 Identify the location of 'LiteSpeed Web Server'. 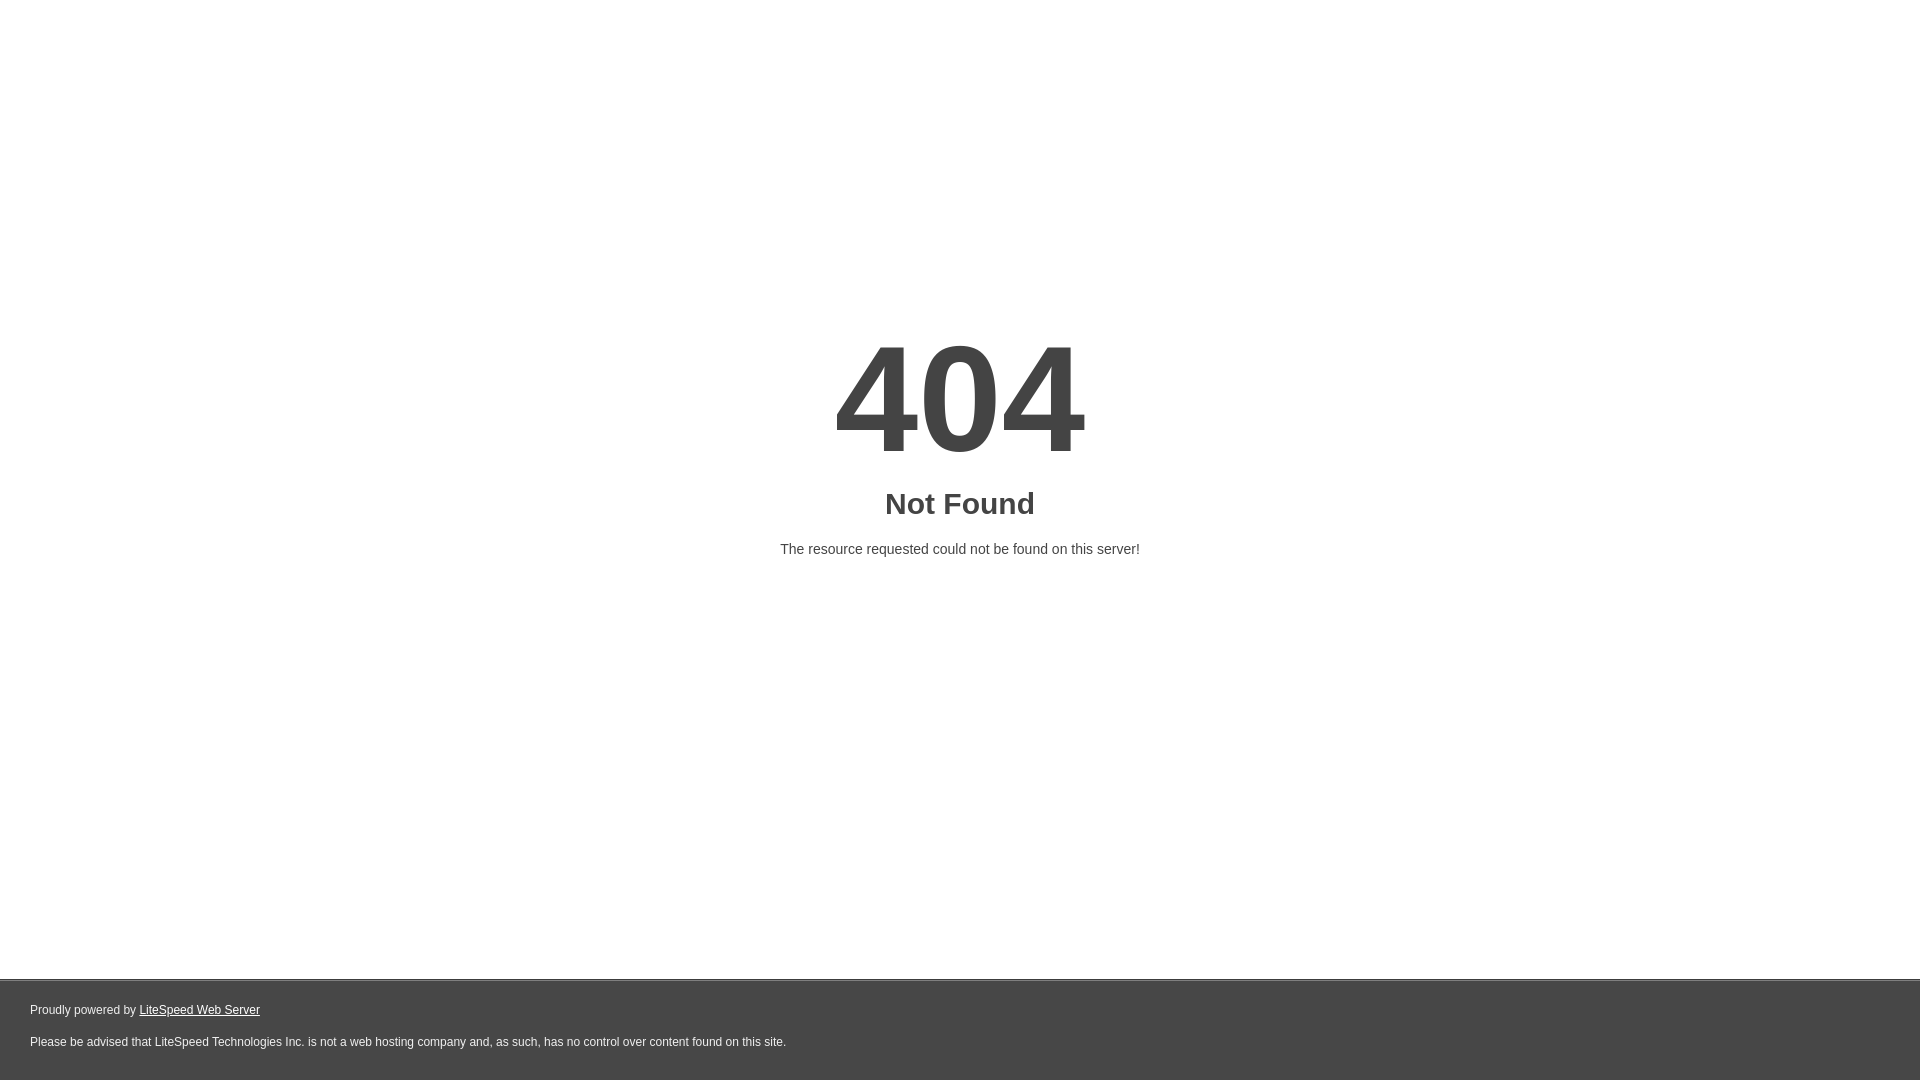
(199, 1010).